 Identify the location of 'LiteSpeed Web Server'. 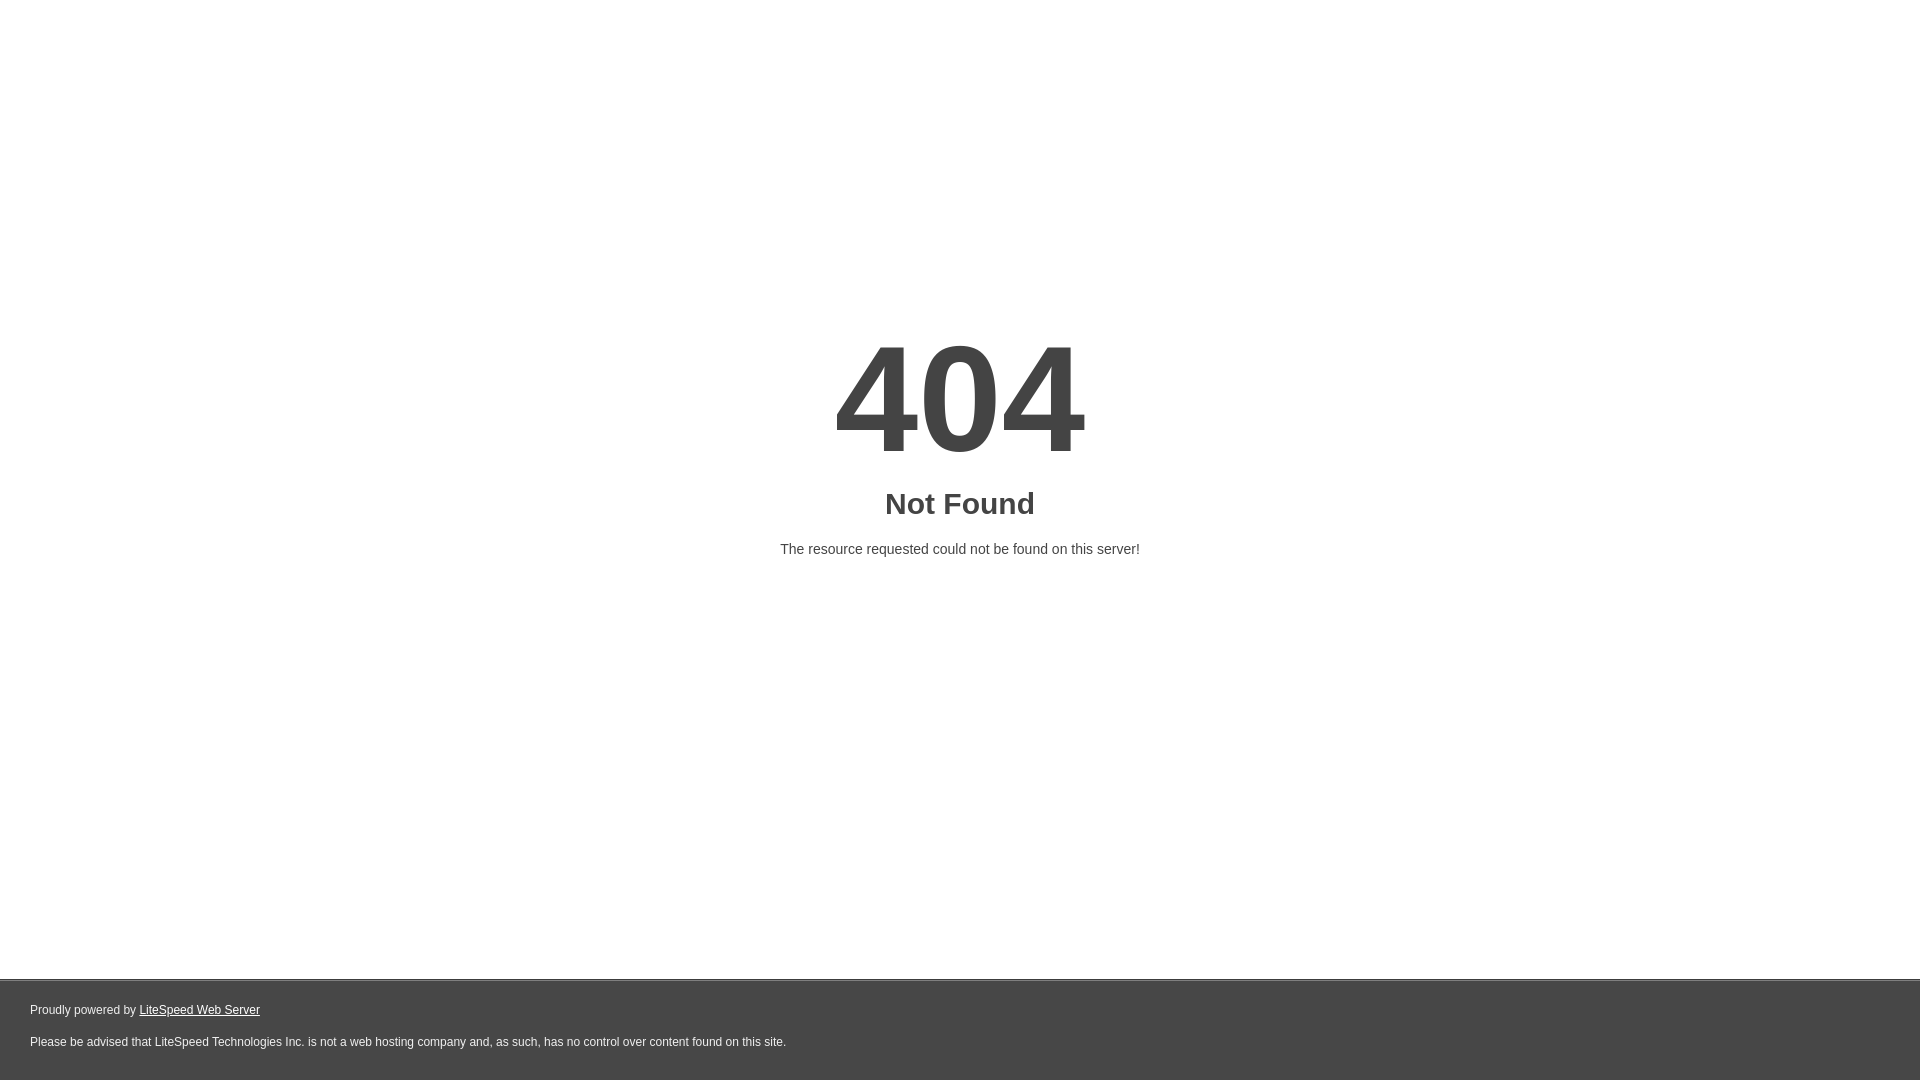
(199, 1010).